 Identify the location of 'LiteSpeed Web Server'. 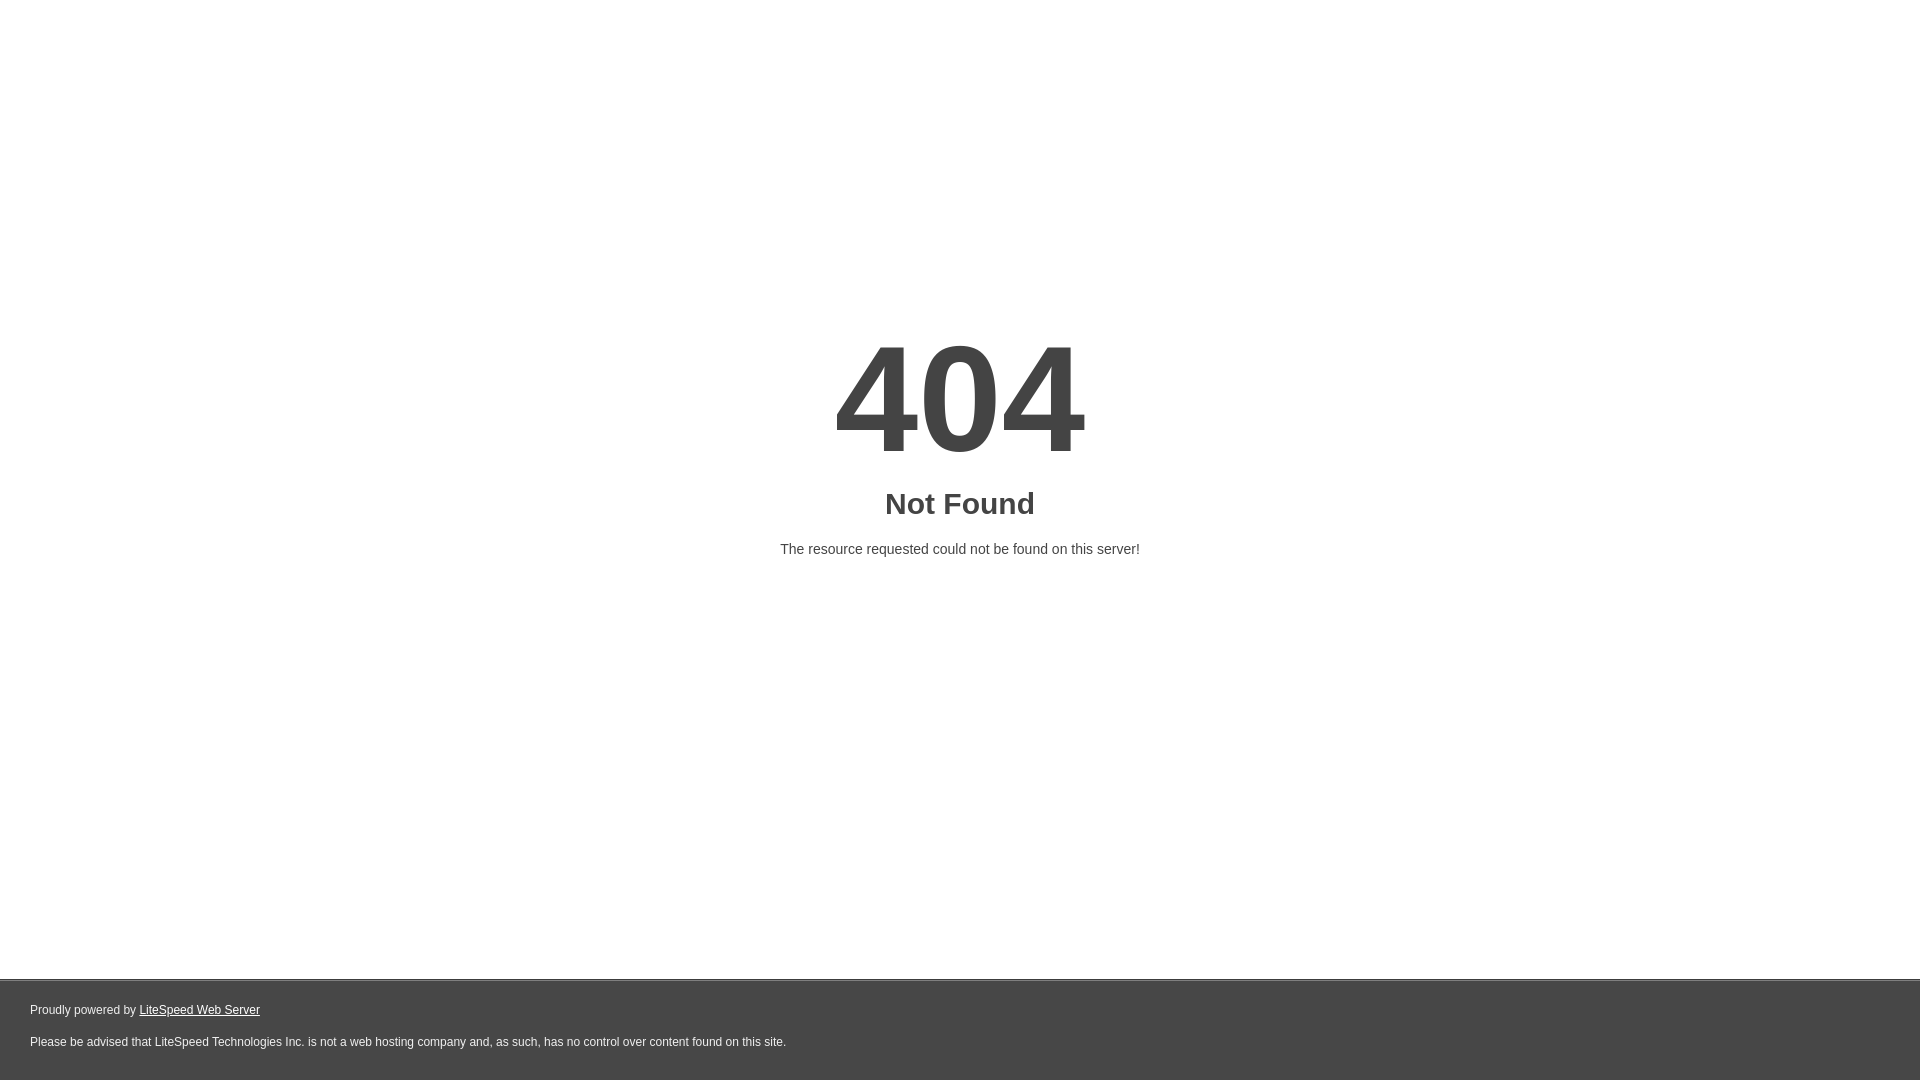
(199, 1010).